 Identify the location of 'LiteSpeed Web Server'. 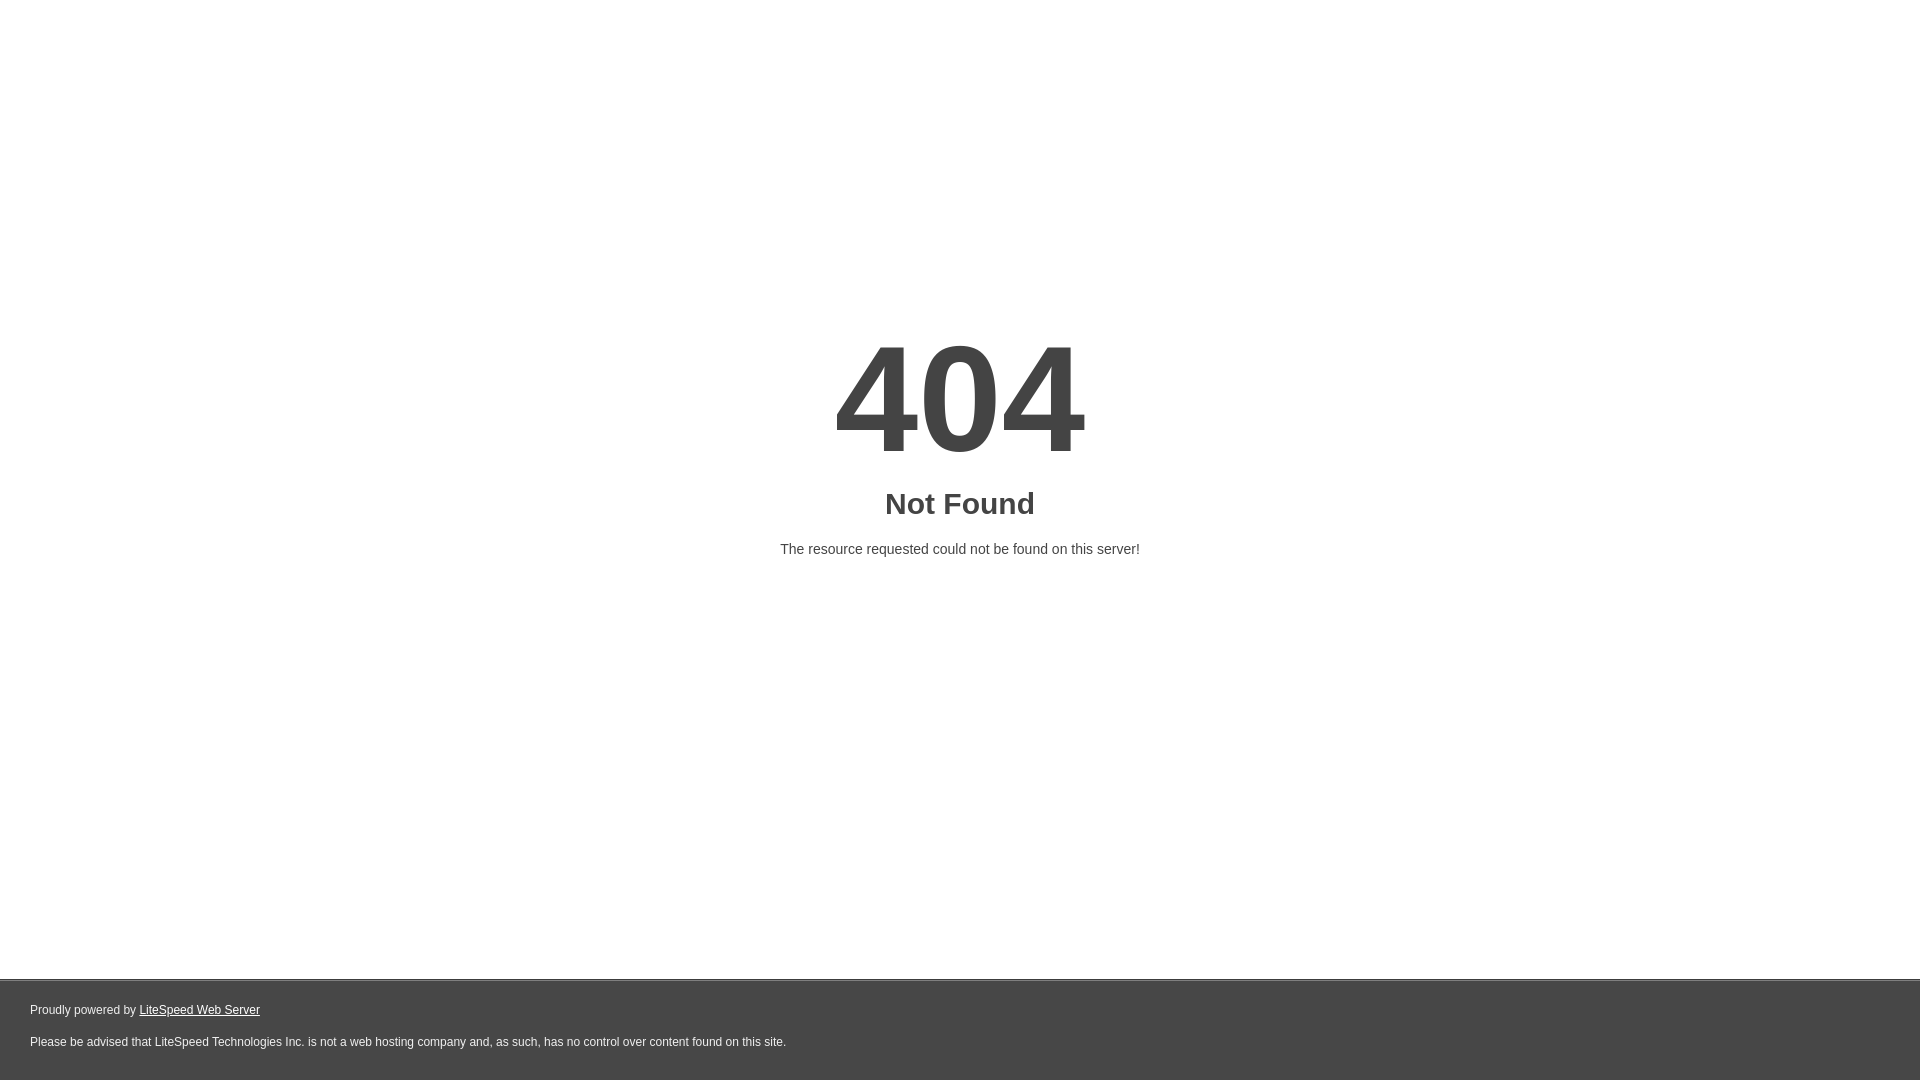
(199, 1010).